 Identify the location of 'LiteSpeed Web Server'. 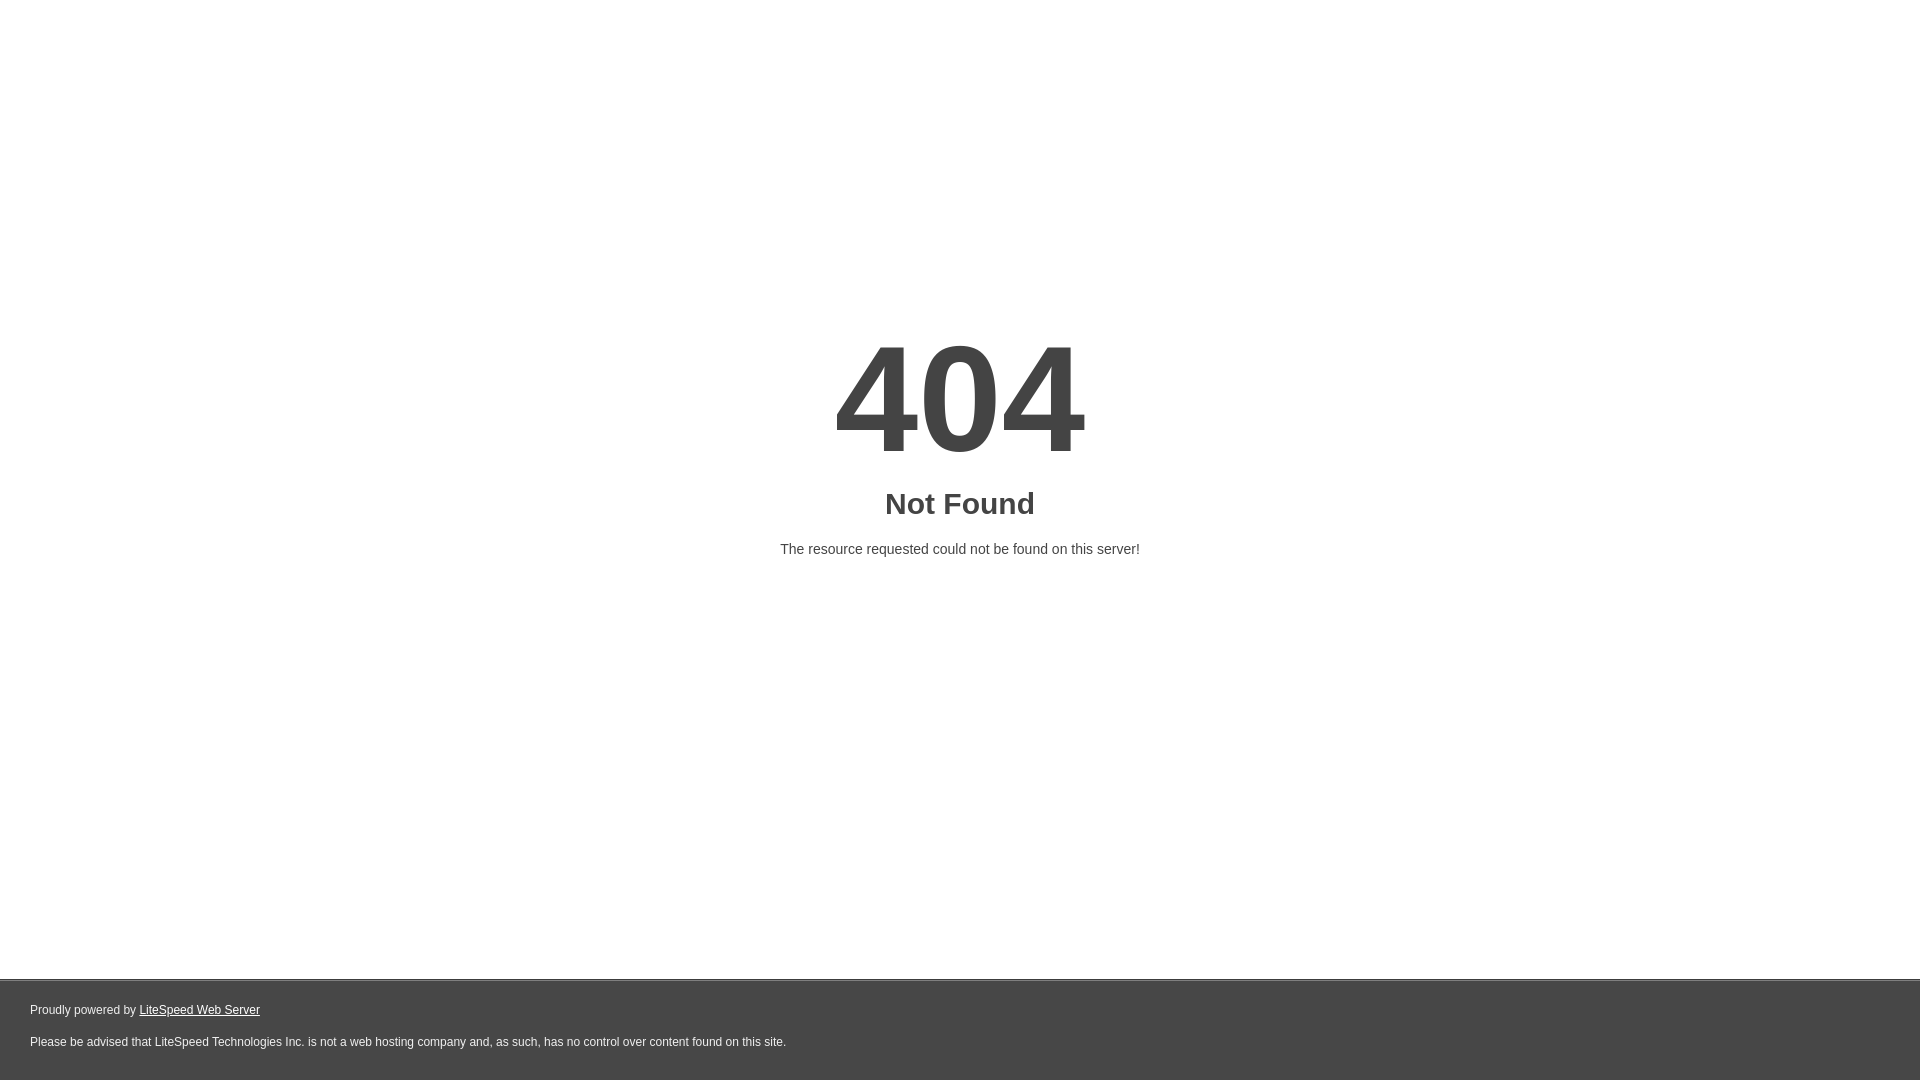
(199, 1010).